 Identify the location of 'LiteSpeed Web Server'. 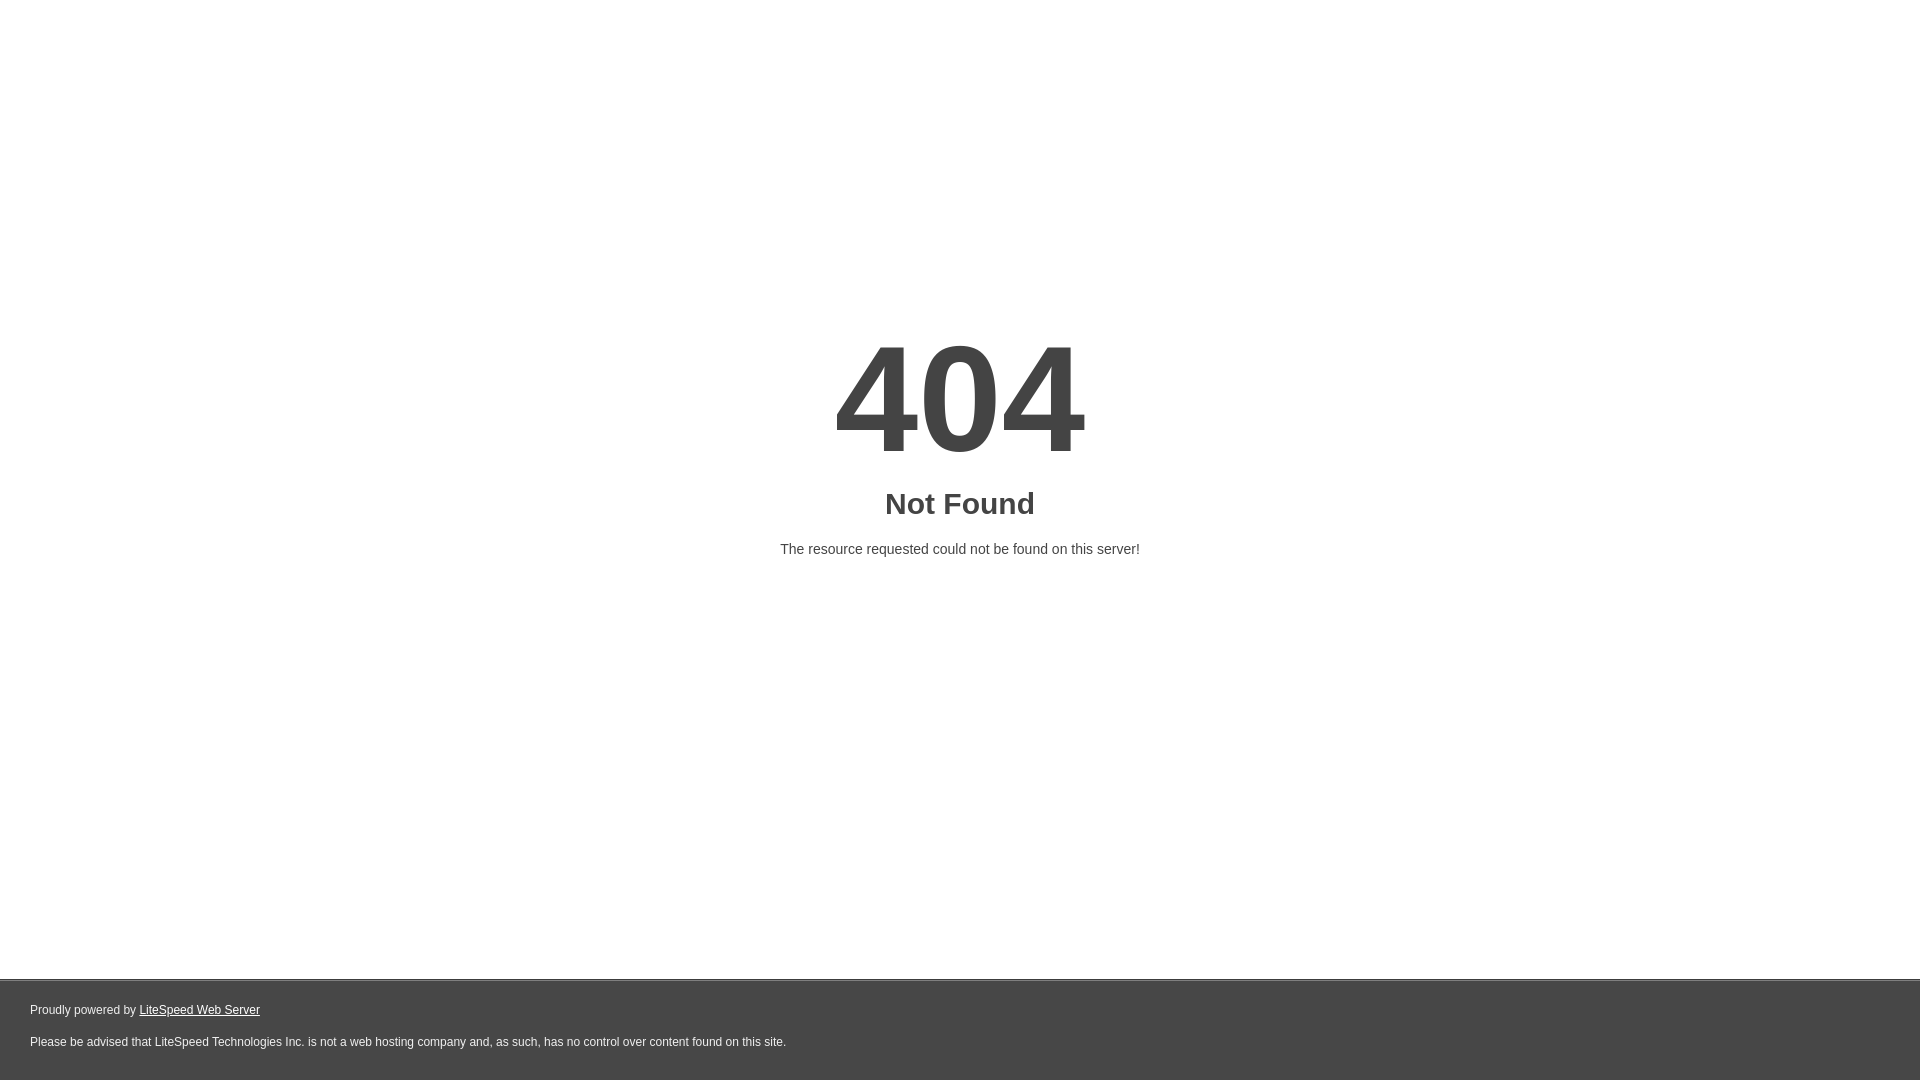
(199, 1010).